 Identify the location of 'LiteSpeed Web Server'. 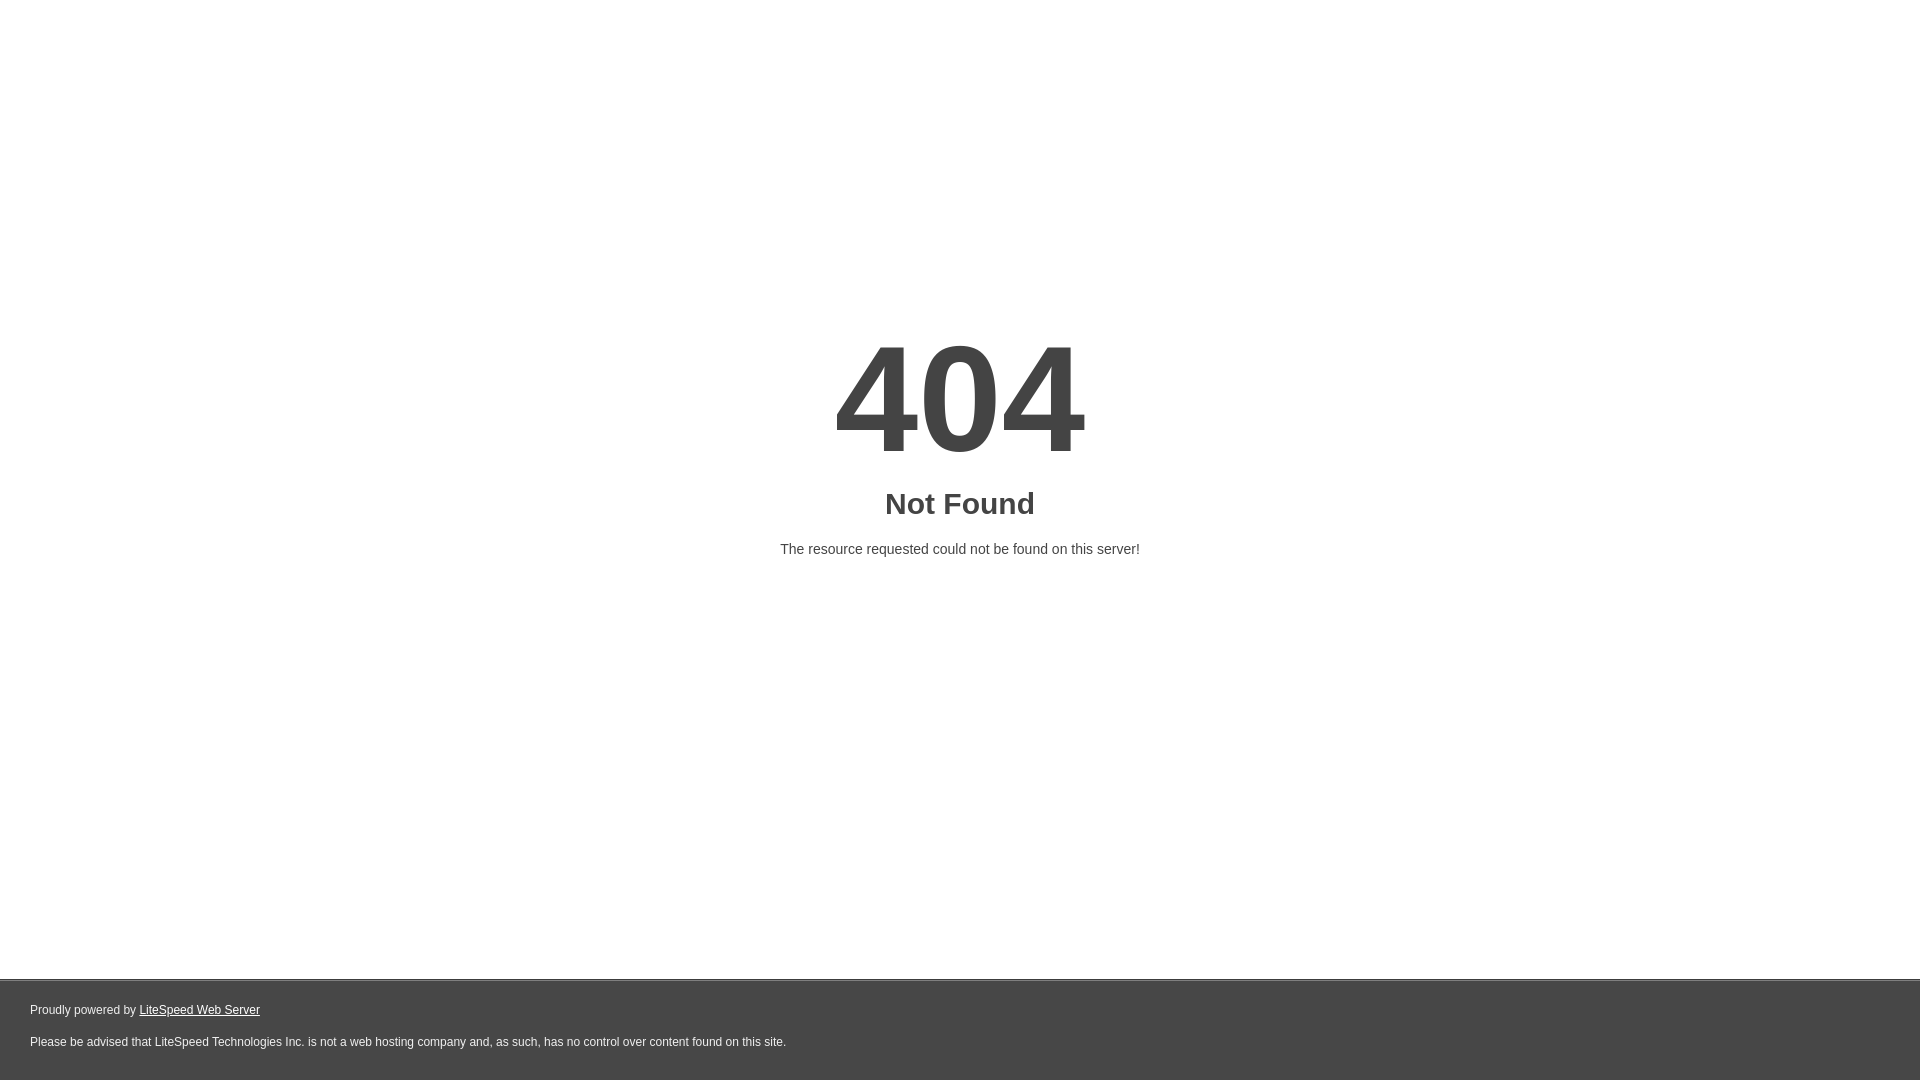
(199, 1010).